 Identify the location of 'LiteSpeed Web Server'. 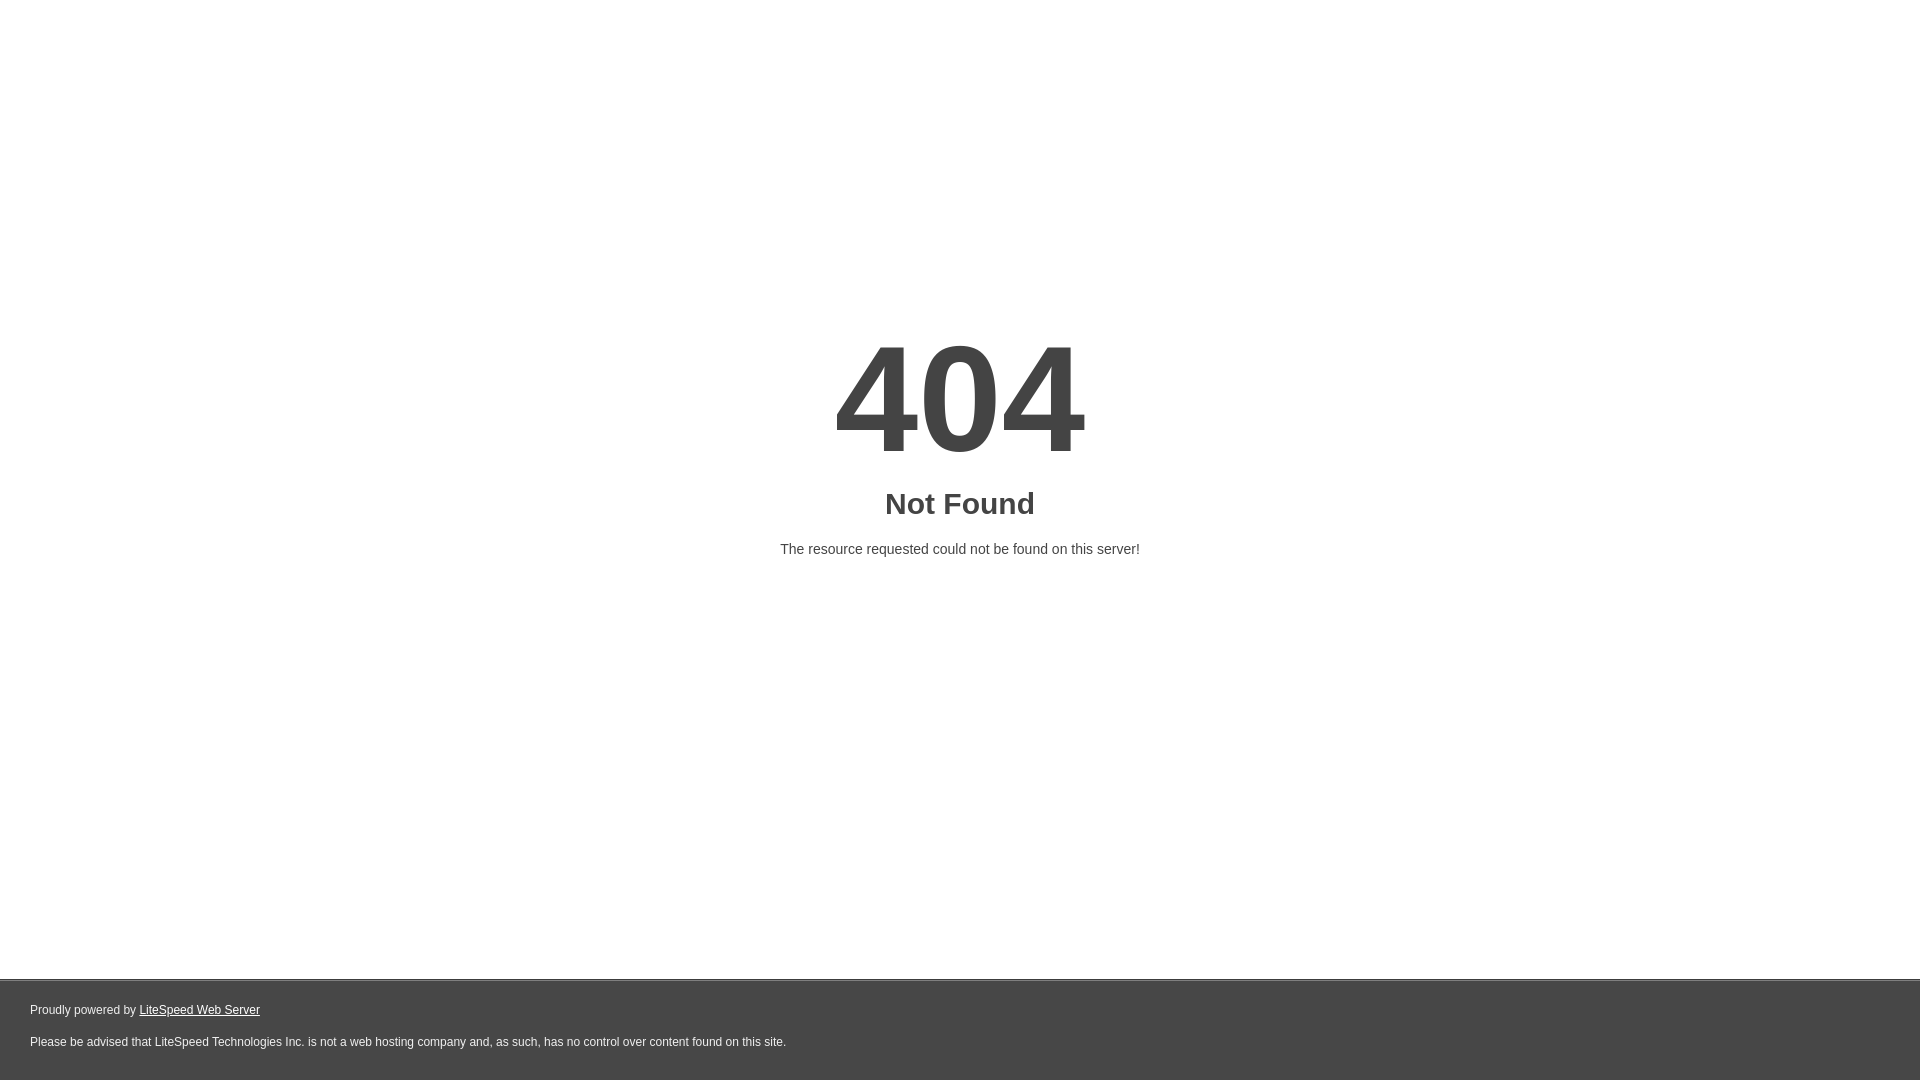
(199, 1010).